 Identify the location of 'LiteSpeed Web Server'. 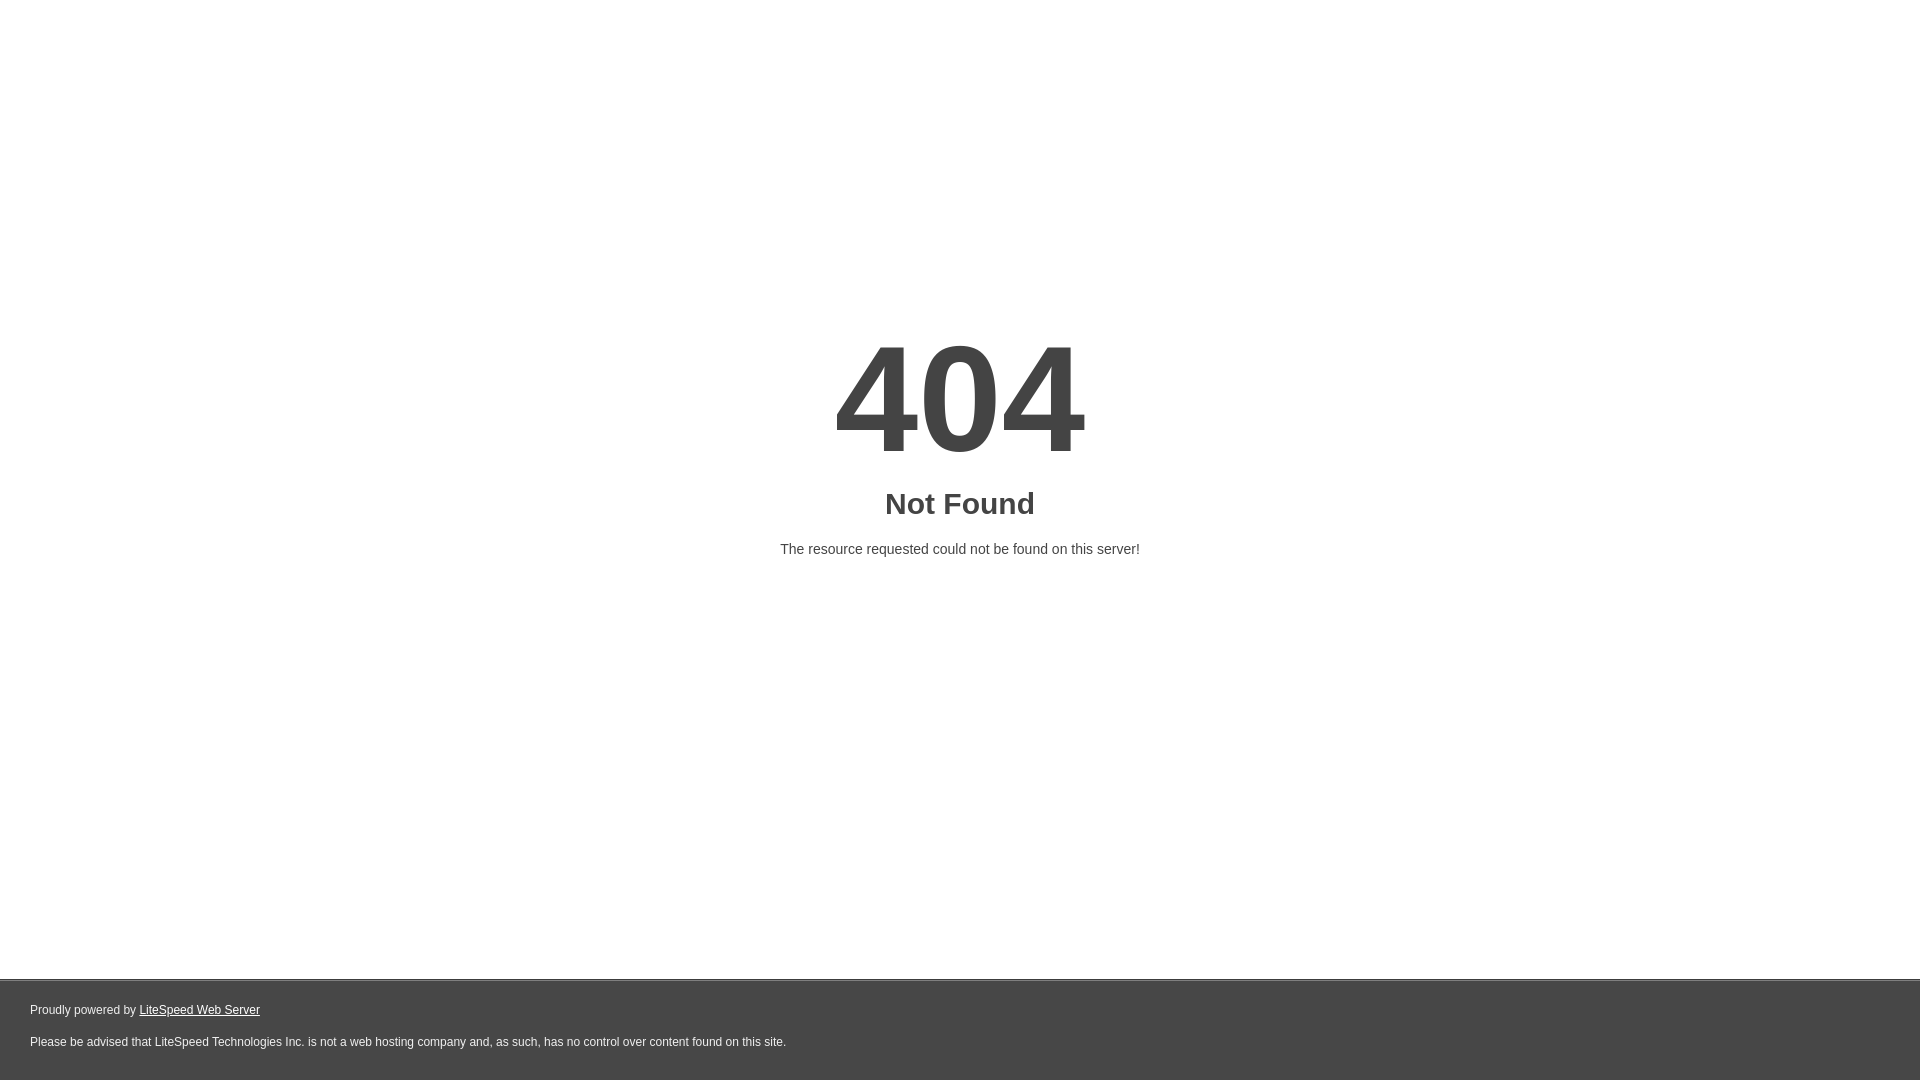
(199, 1010).